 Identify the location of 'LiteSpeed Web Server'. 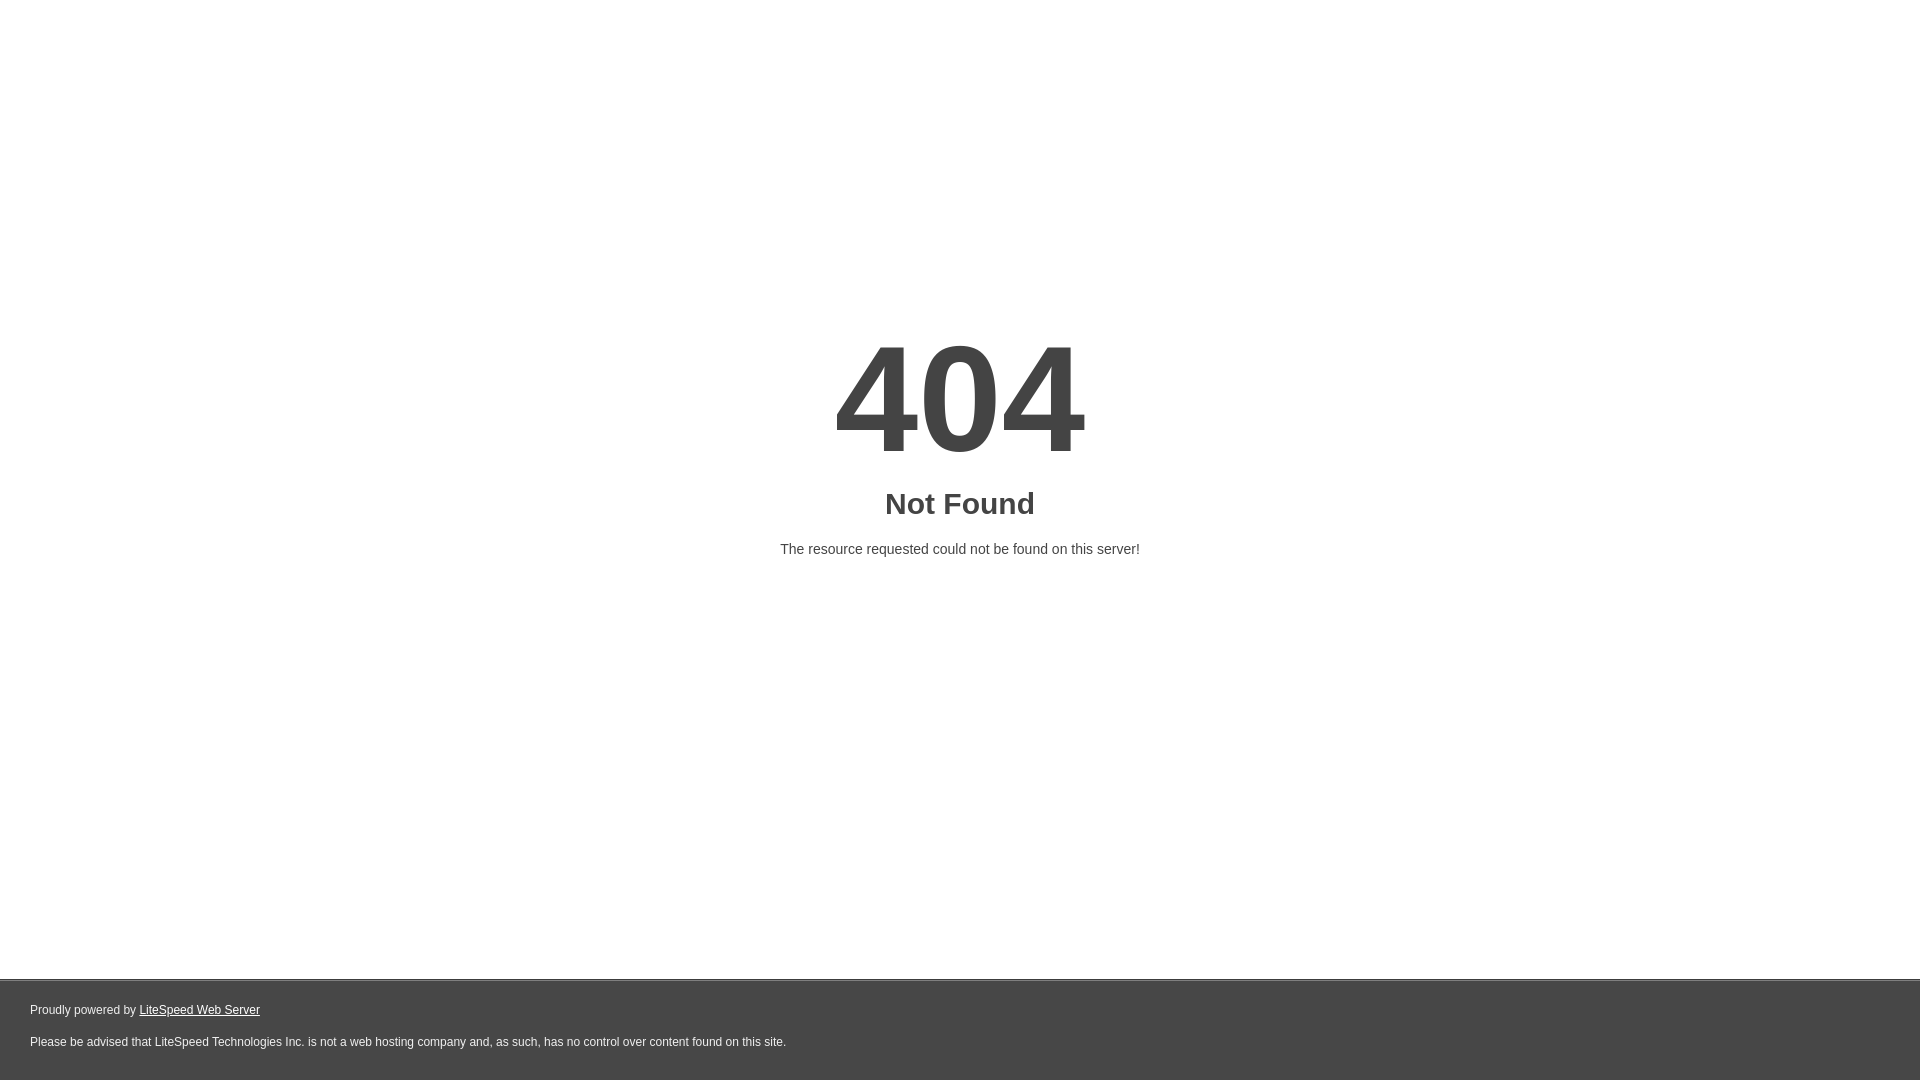
(199, 1010).